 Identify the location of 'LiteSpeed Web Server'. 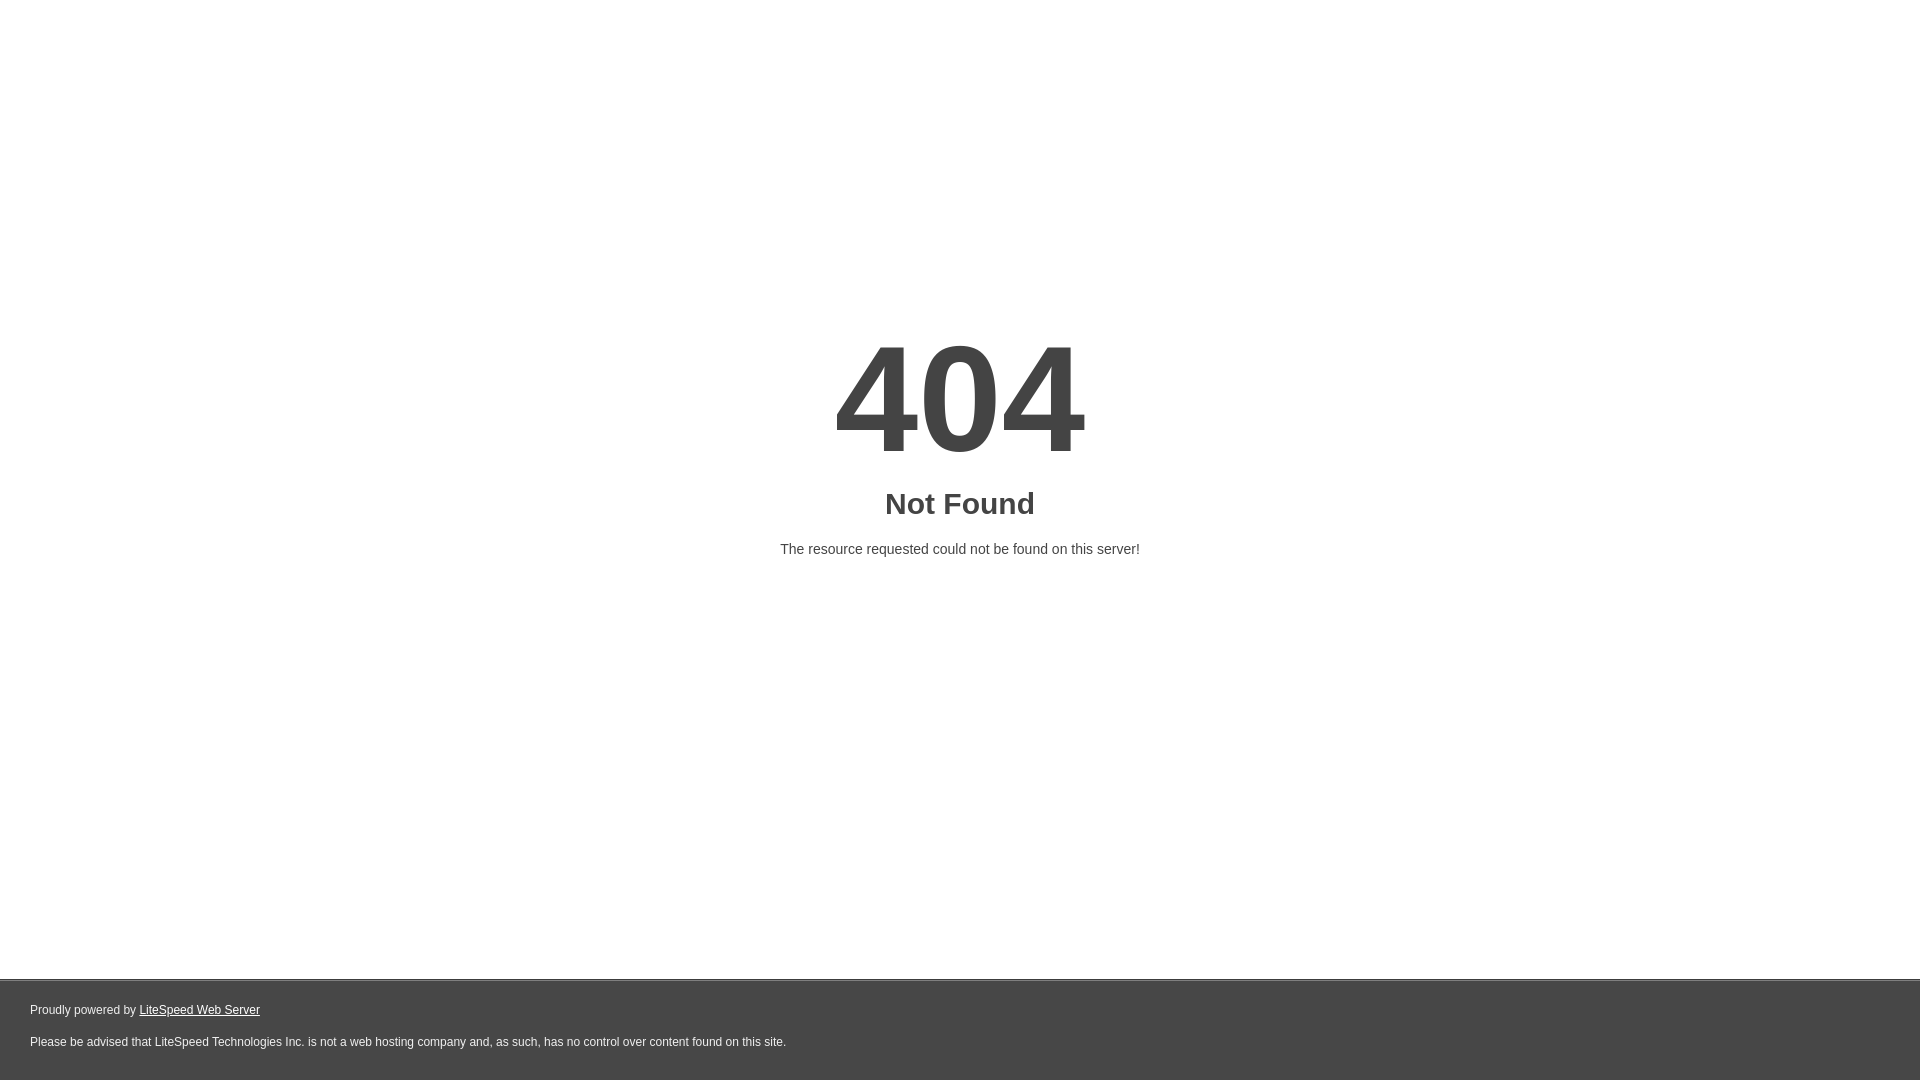
(199, 1010).